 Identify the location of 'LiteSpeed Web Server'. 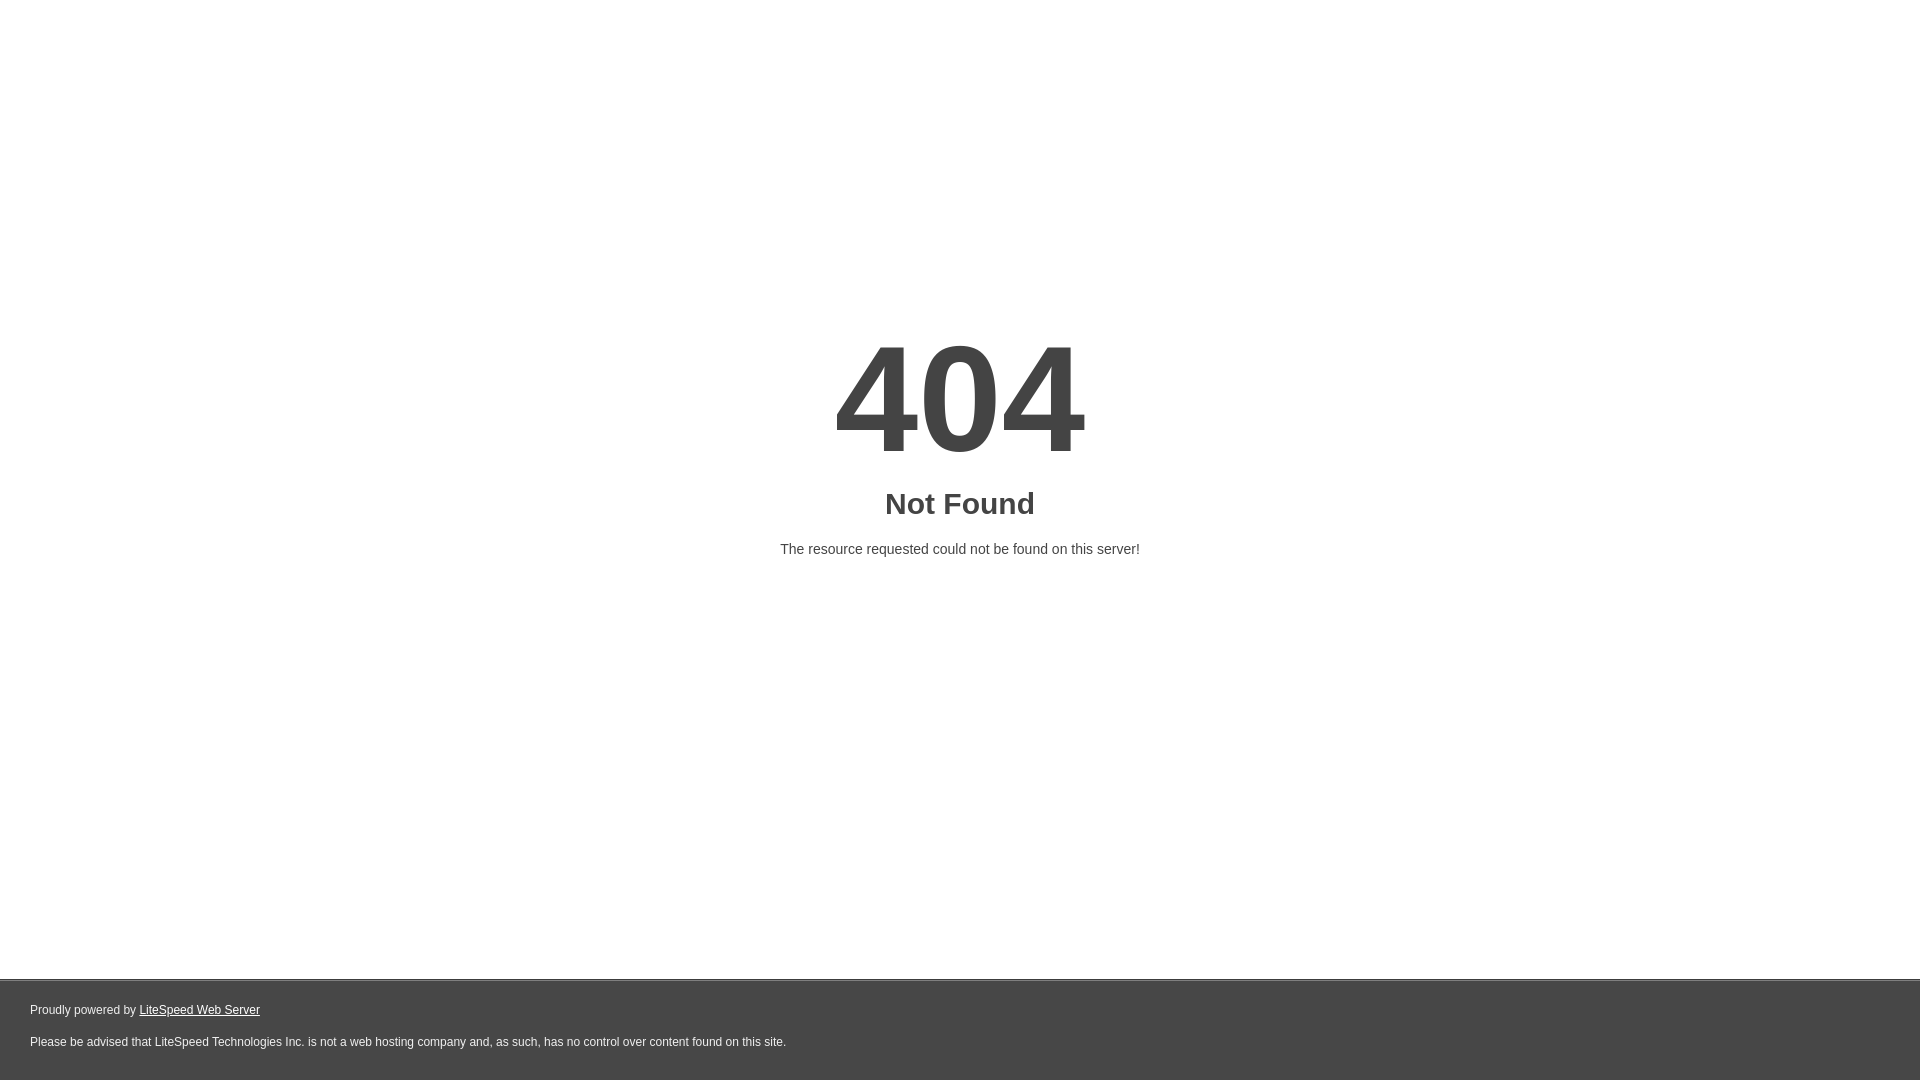
(199, 1010).